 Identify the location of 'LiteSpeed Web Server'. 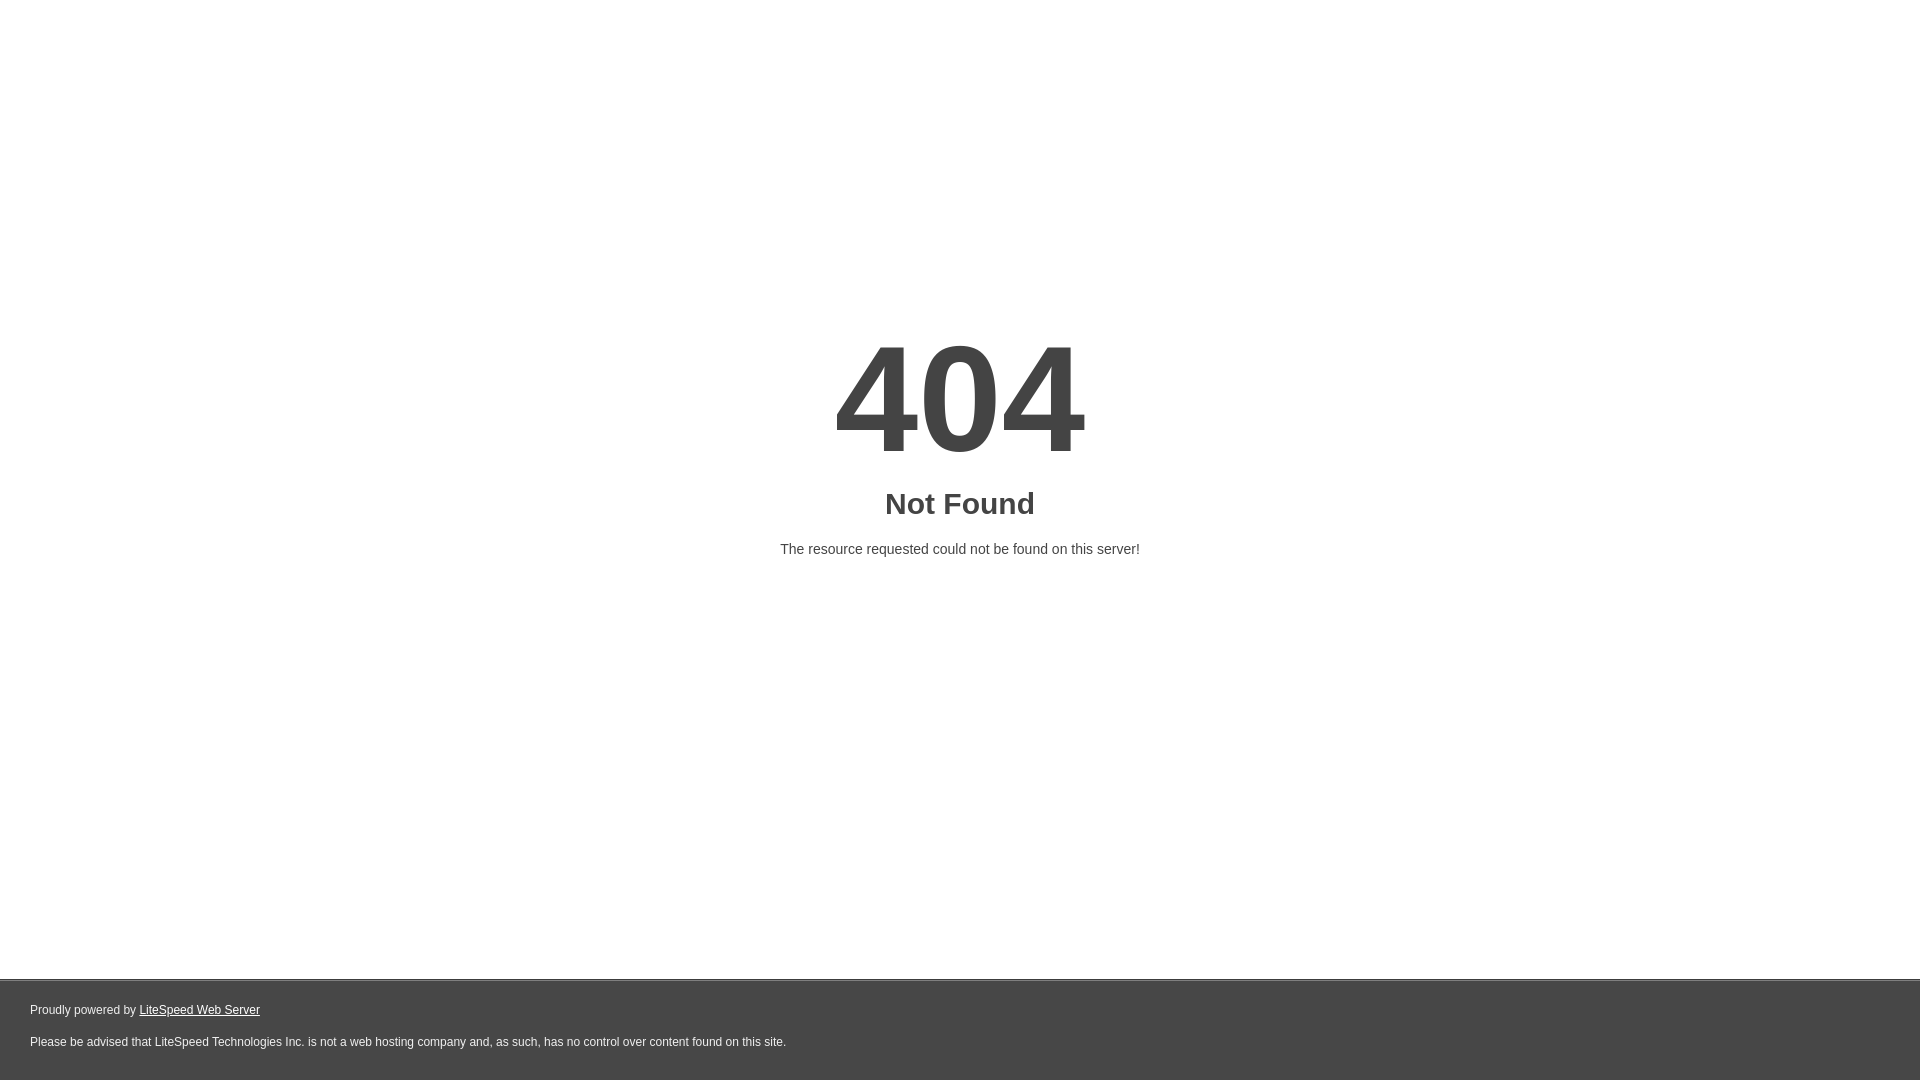
(199, 1010).